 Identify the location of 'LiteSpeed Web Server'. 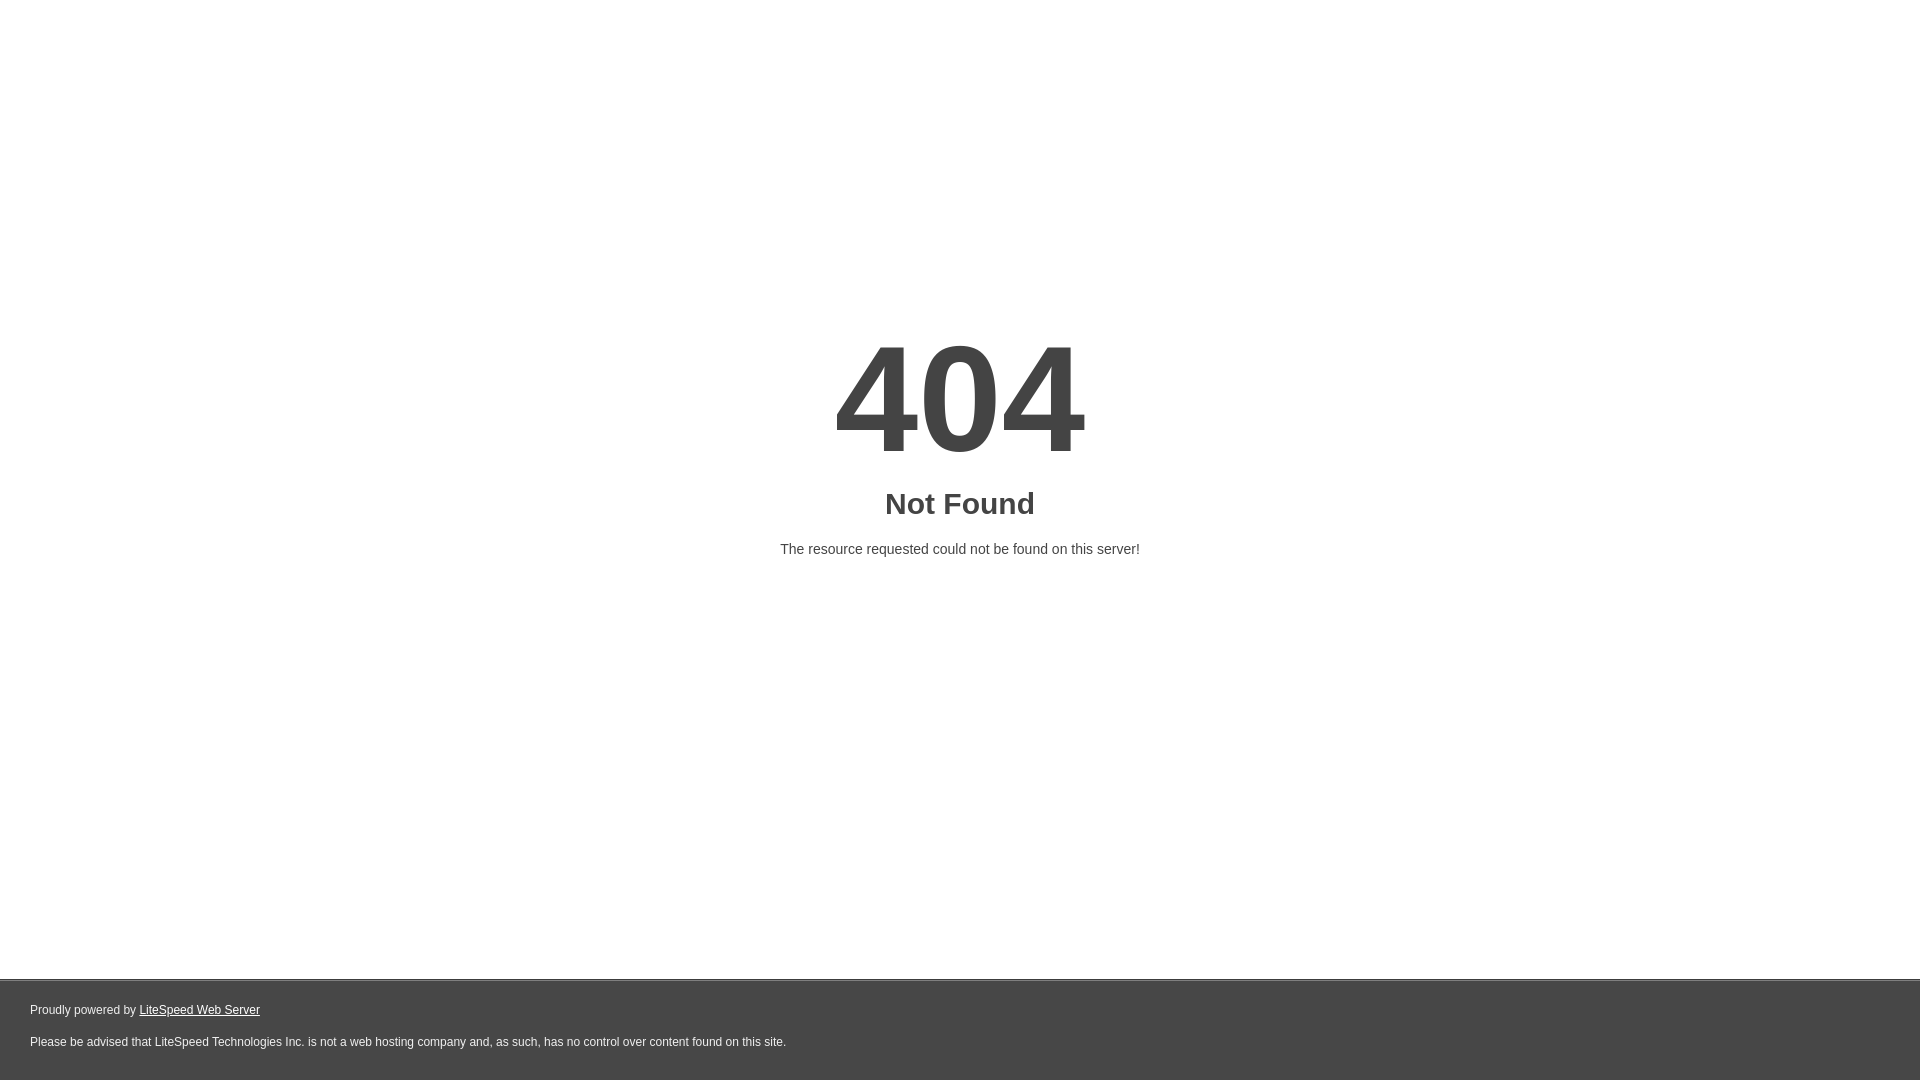
(199, 1010).